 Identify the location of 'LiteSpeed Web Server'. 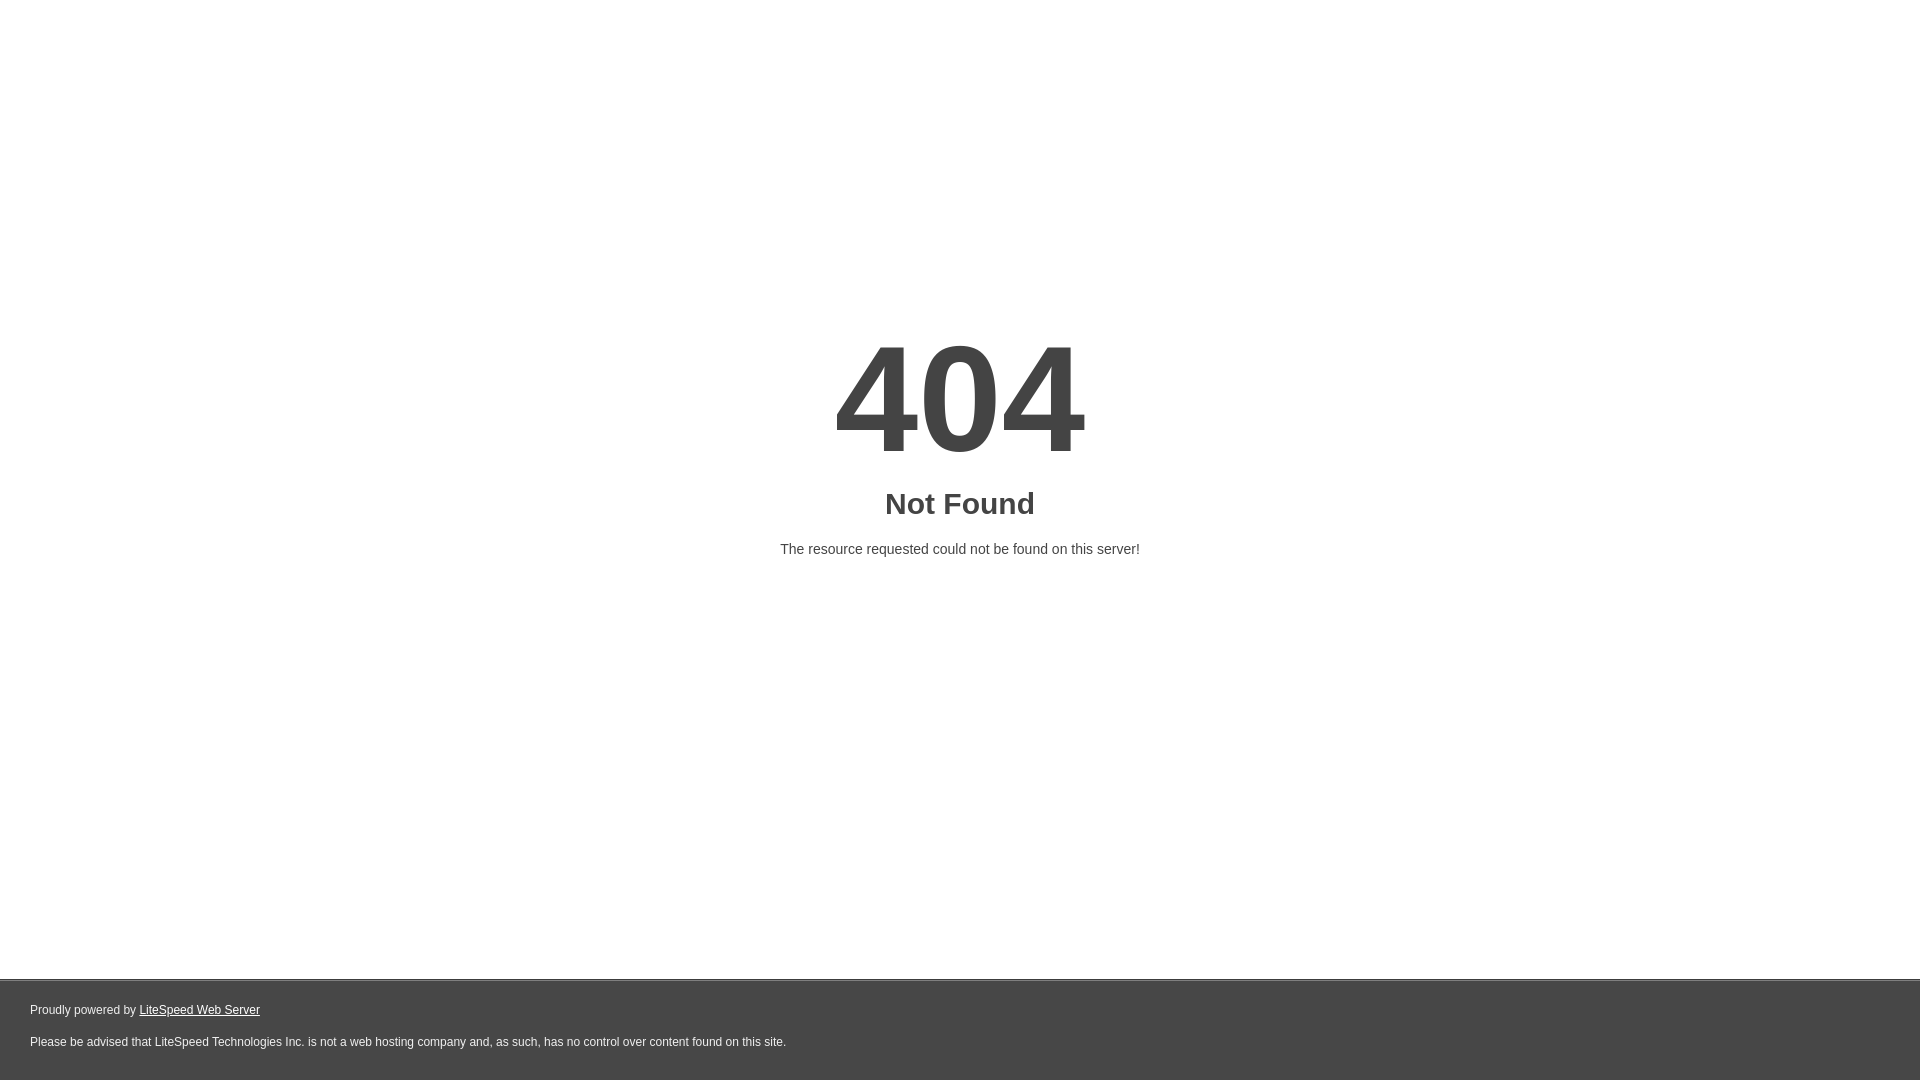
(199, 1010).